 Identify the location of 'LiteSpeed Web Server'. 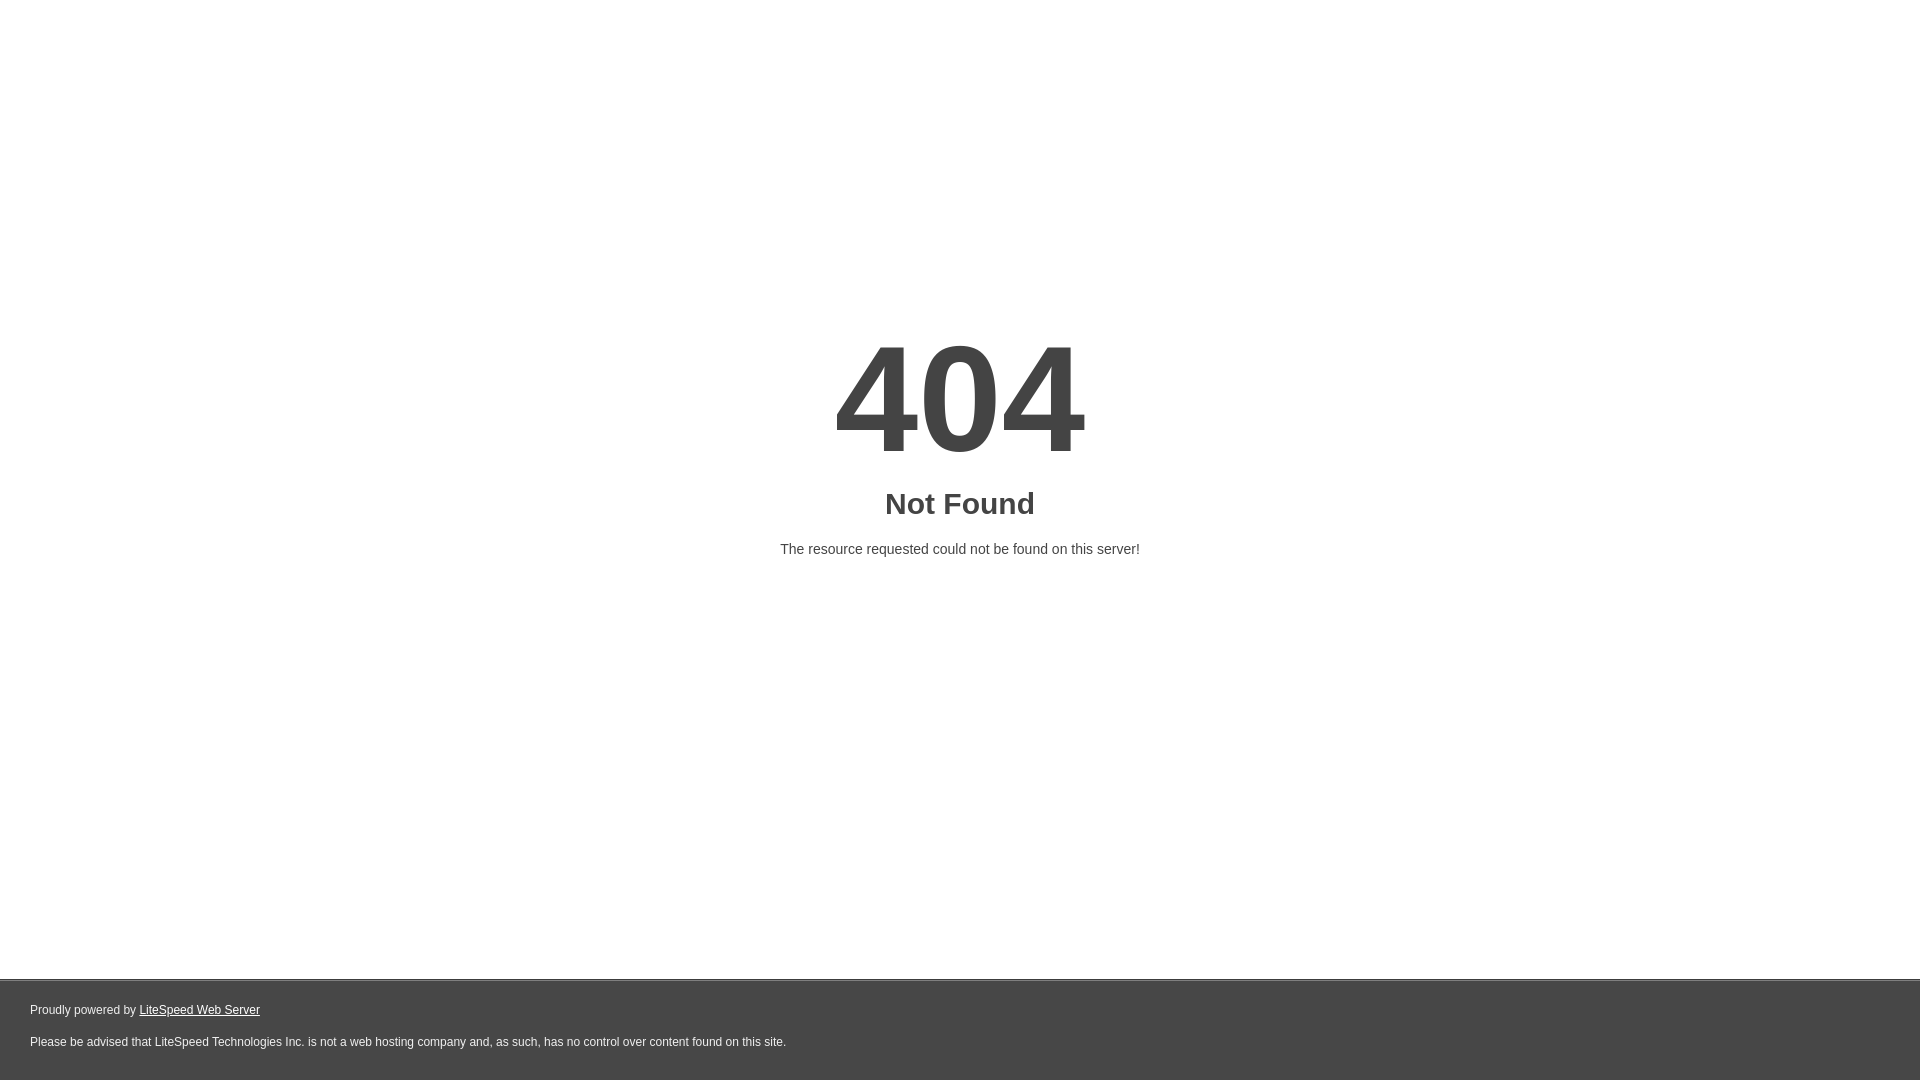
(199, 1010).